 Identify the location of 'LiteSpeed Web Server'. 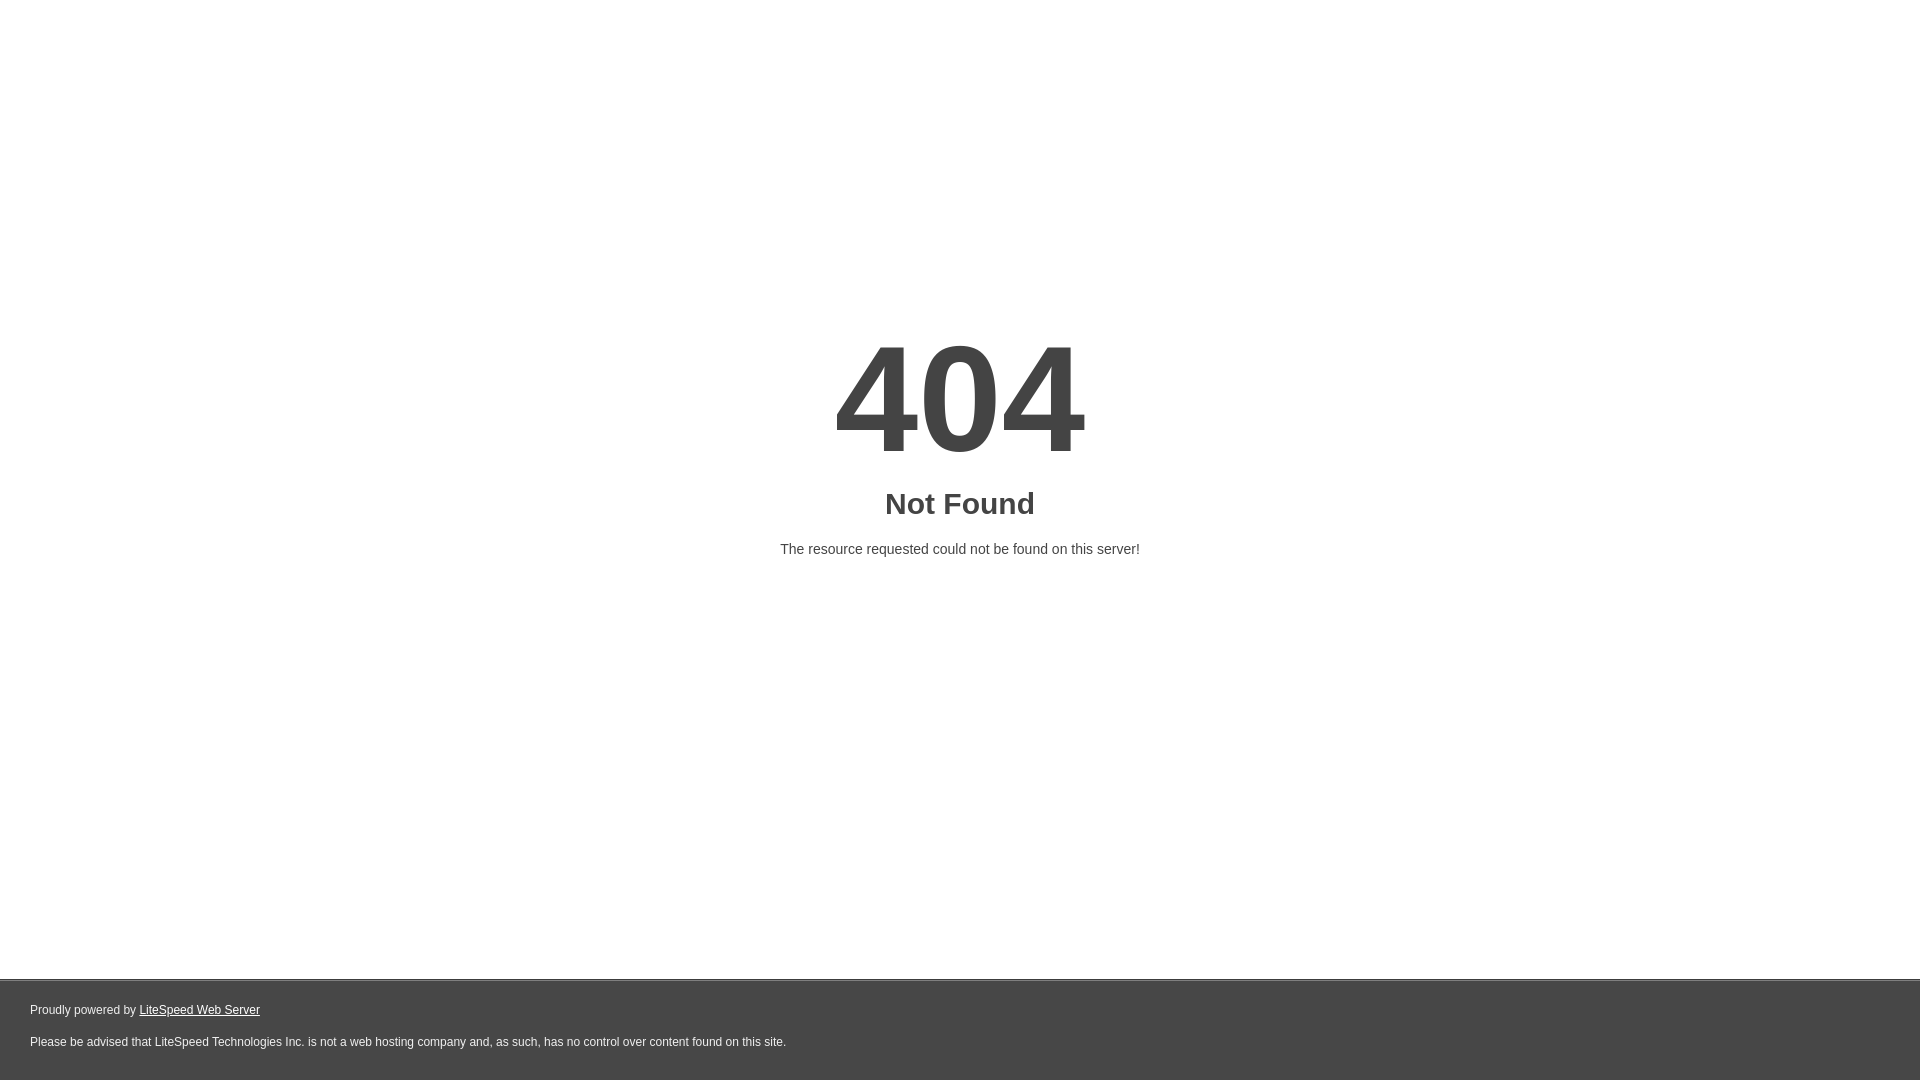
(199, 1010).